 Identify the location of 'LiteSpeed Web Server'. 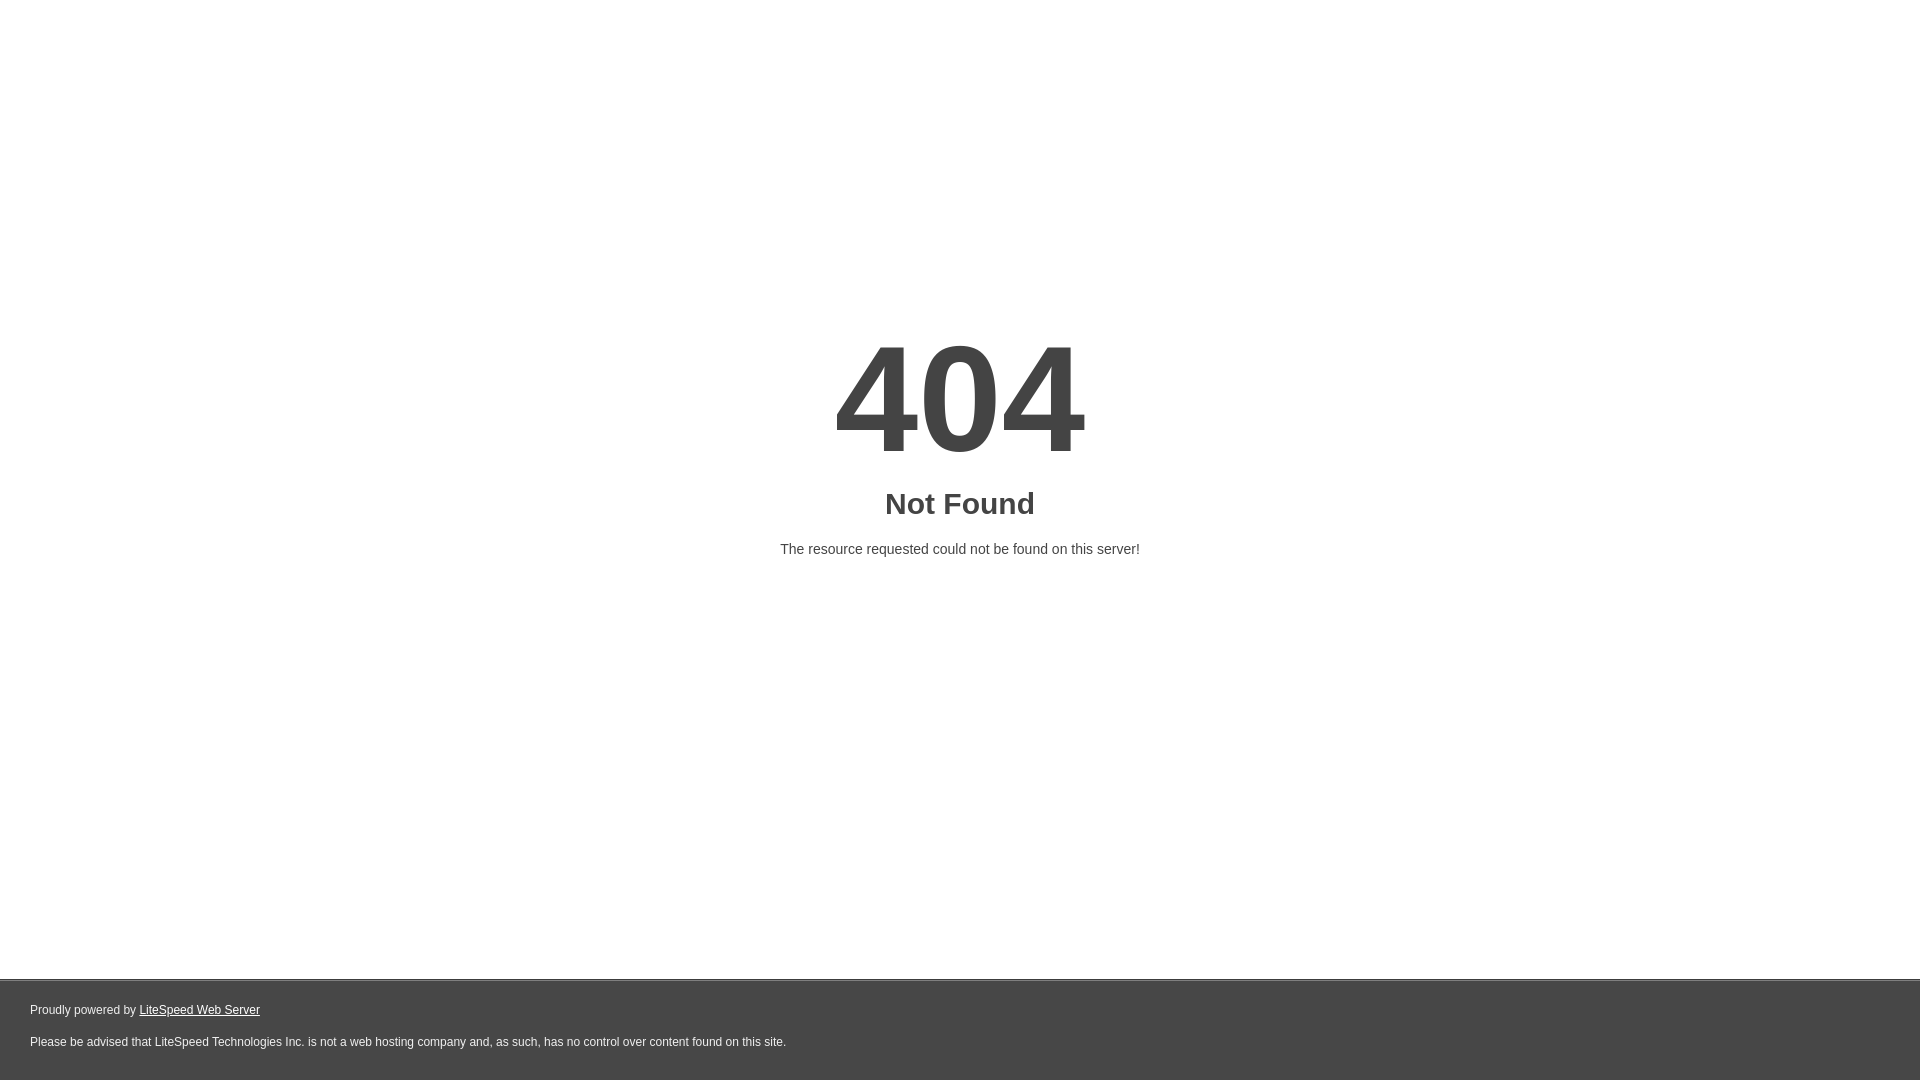
(199, 1010).